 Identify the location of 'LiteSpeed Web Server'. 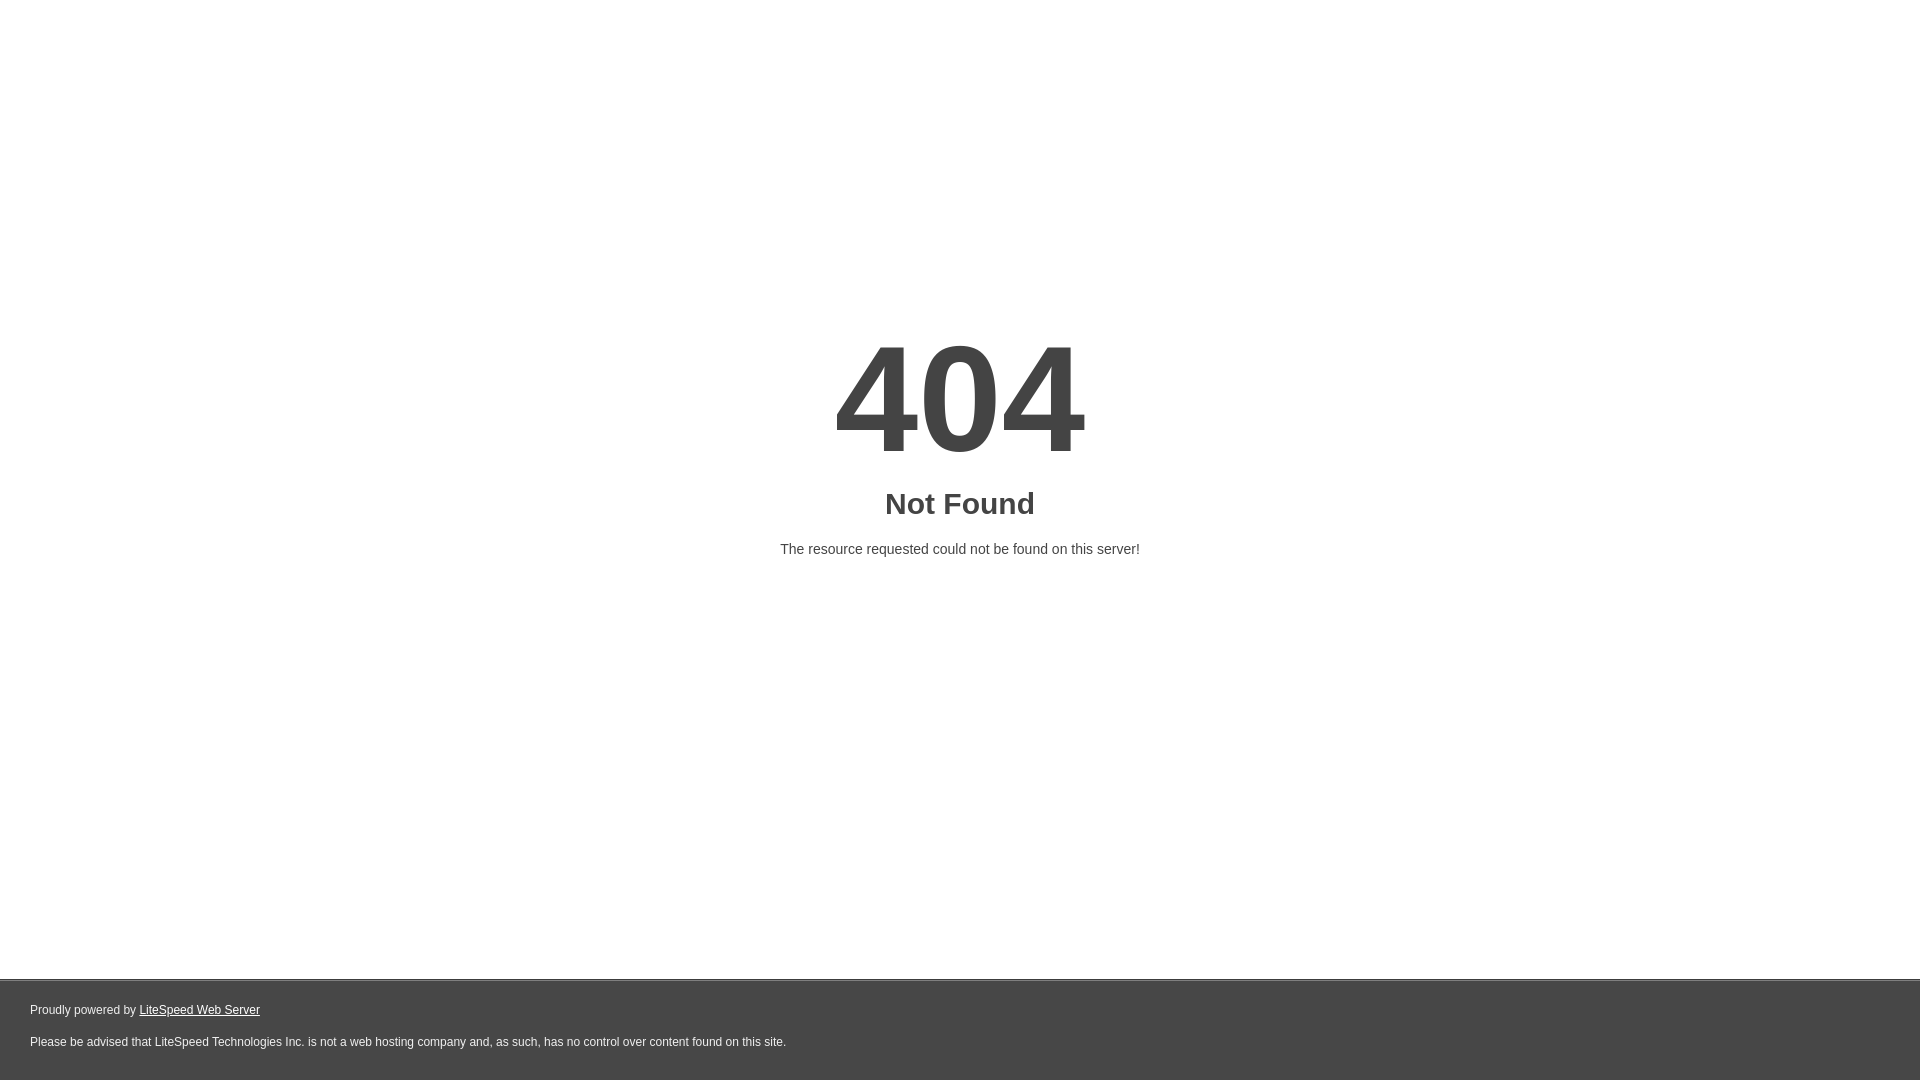
(199, 1010).